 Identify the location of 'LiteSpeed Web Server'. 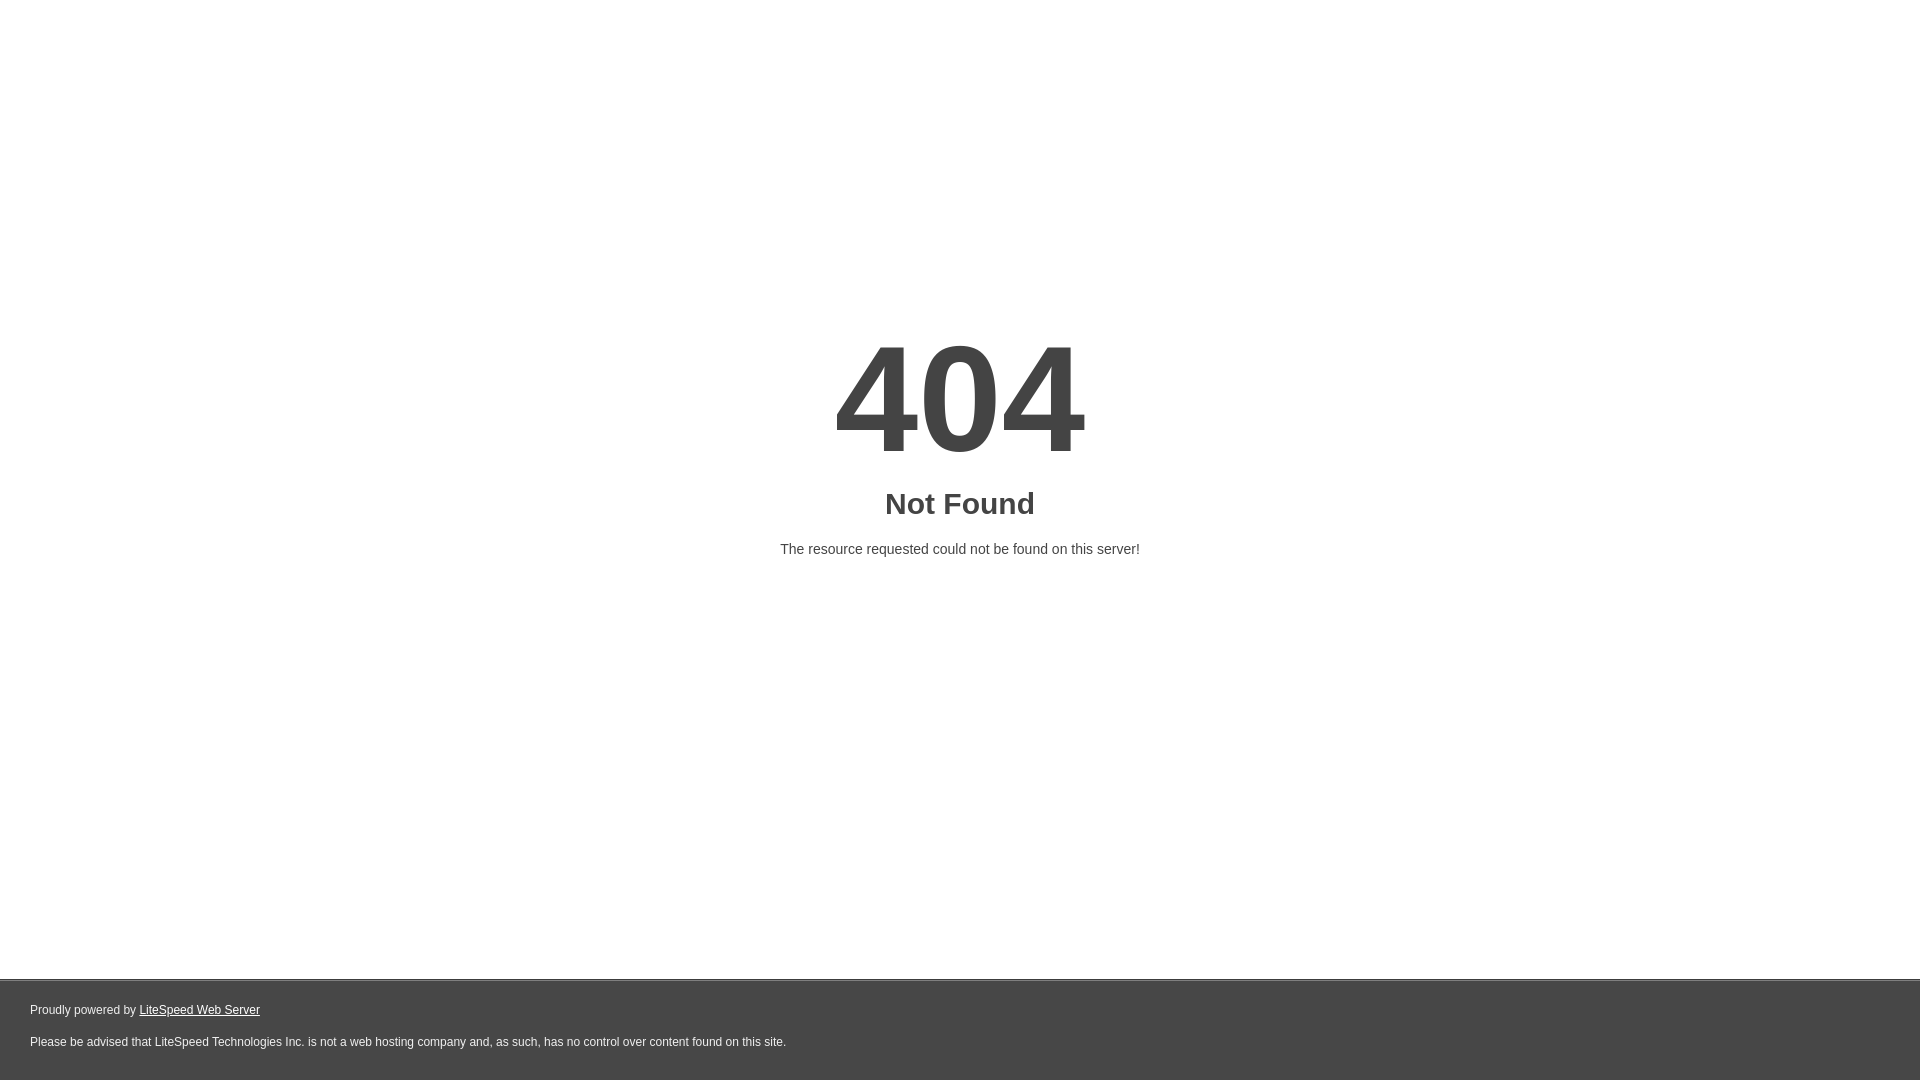
(199, 1010).